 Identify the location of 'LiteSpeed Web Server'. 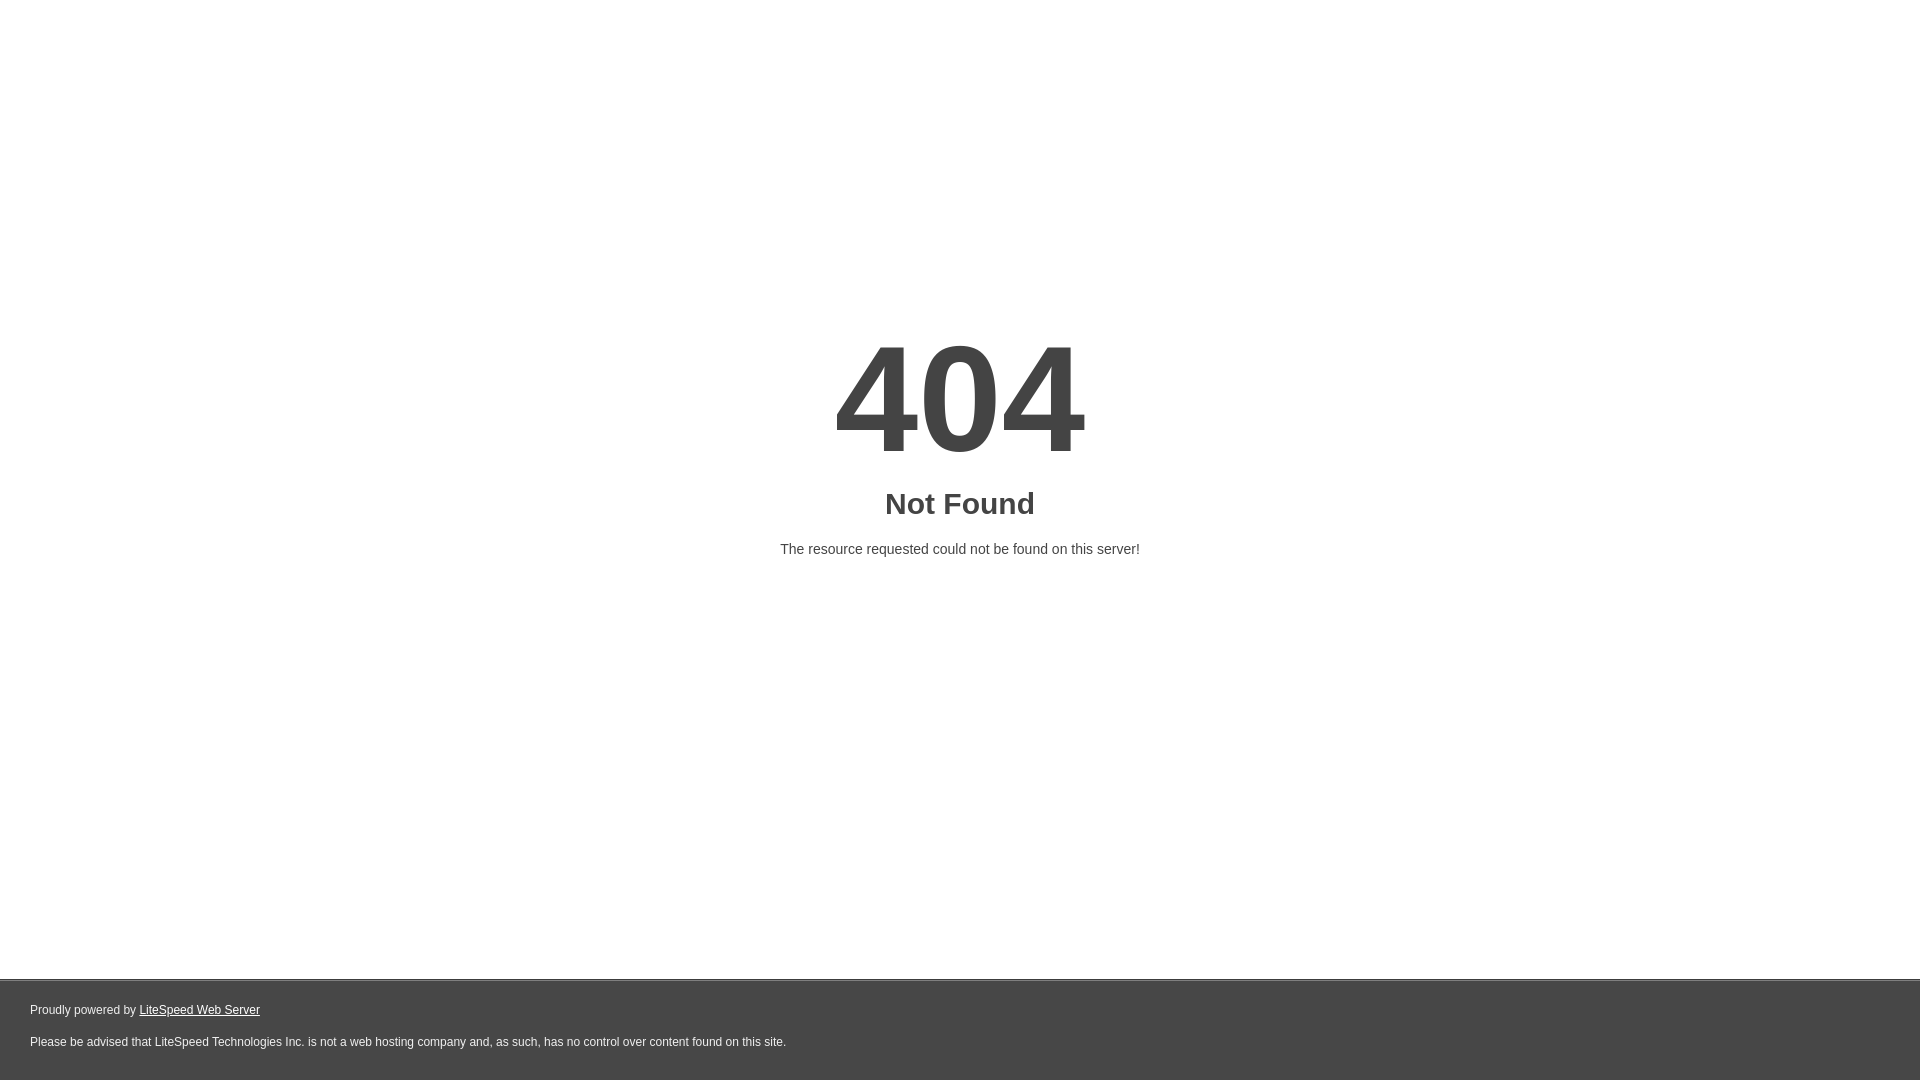
(199, 1010).